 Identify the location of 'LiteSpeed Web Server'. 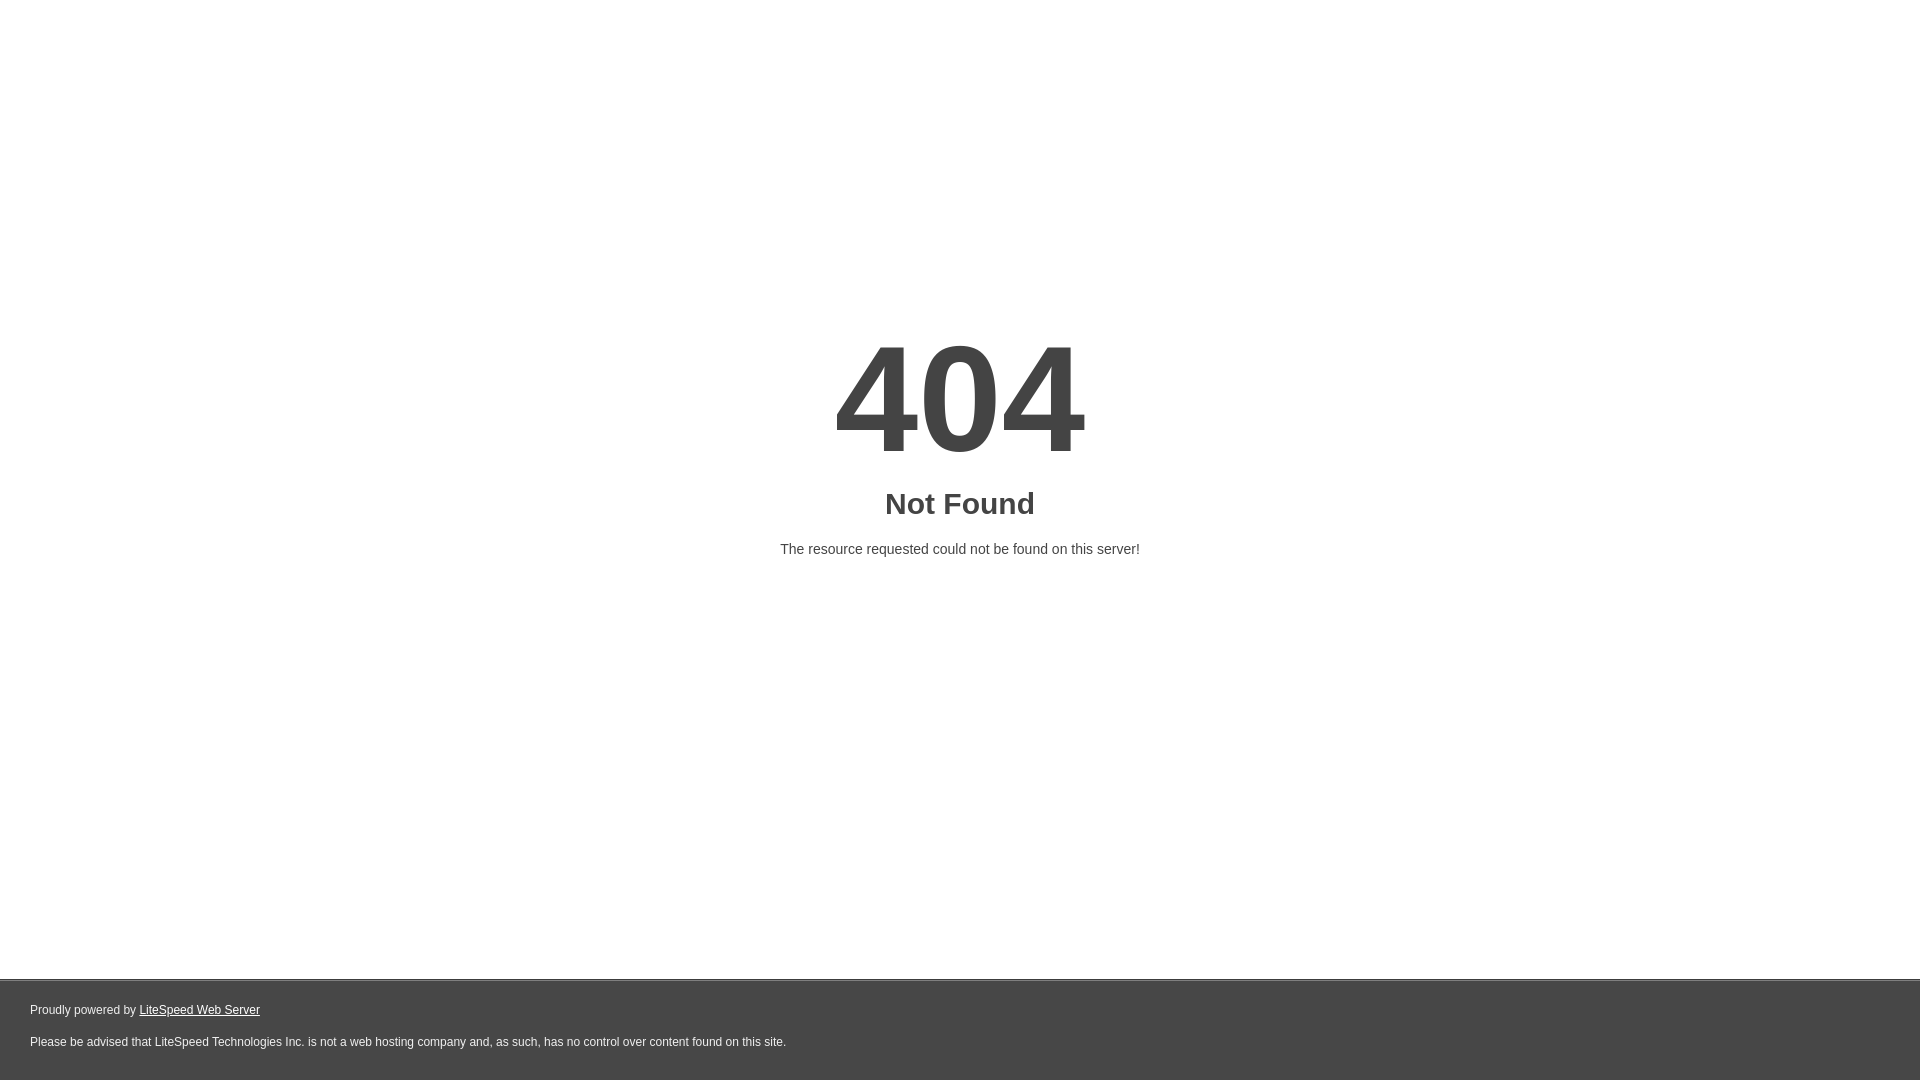
(199, 1010).